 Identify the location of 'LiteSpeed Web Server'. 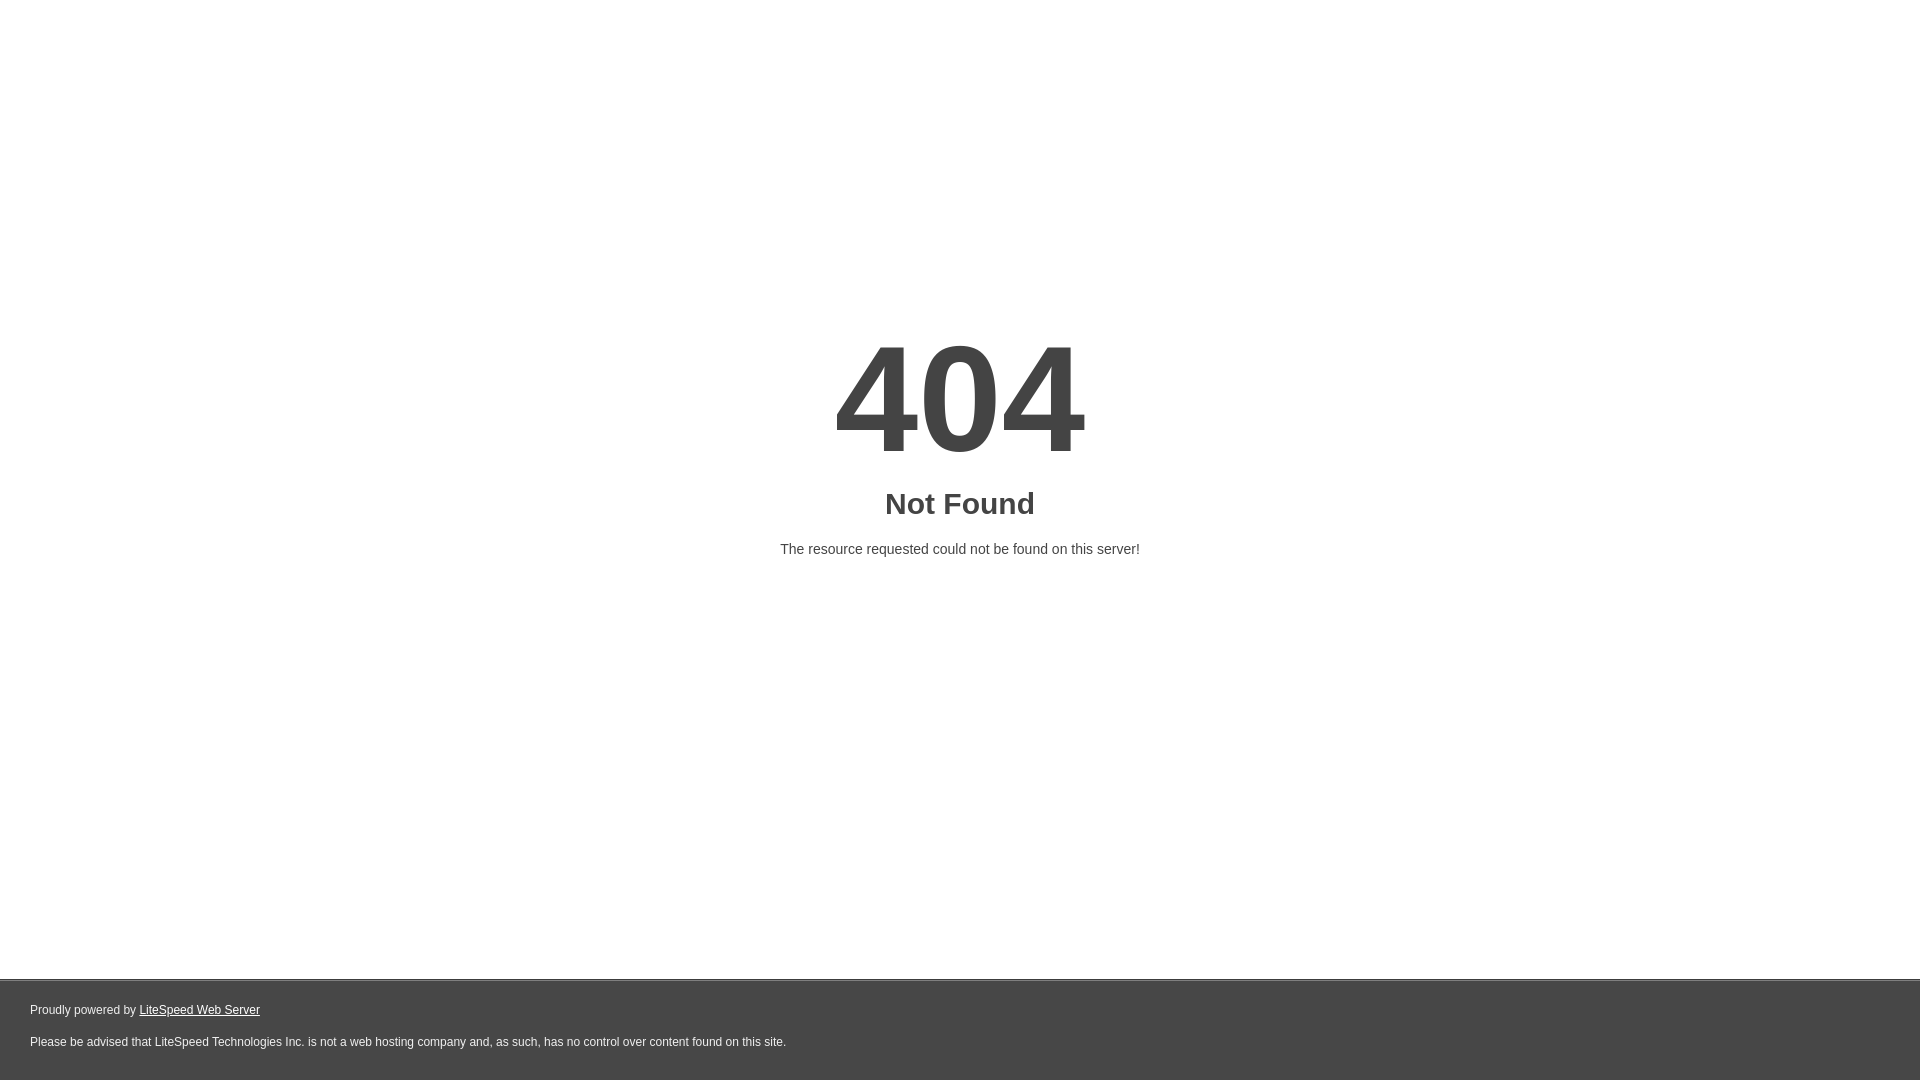
(199, 1010).